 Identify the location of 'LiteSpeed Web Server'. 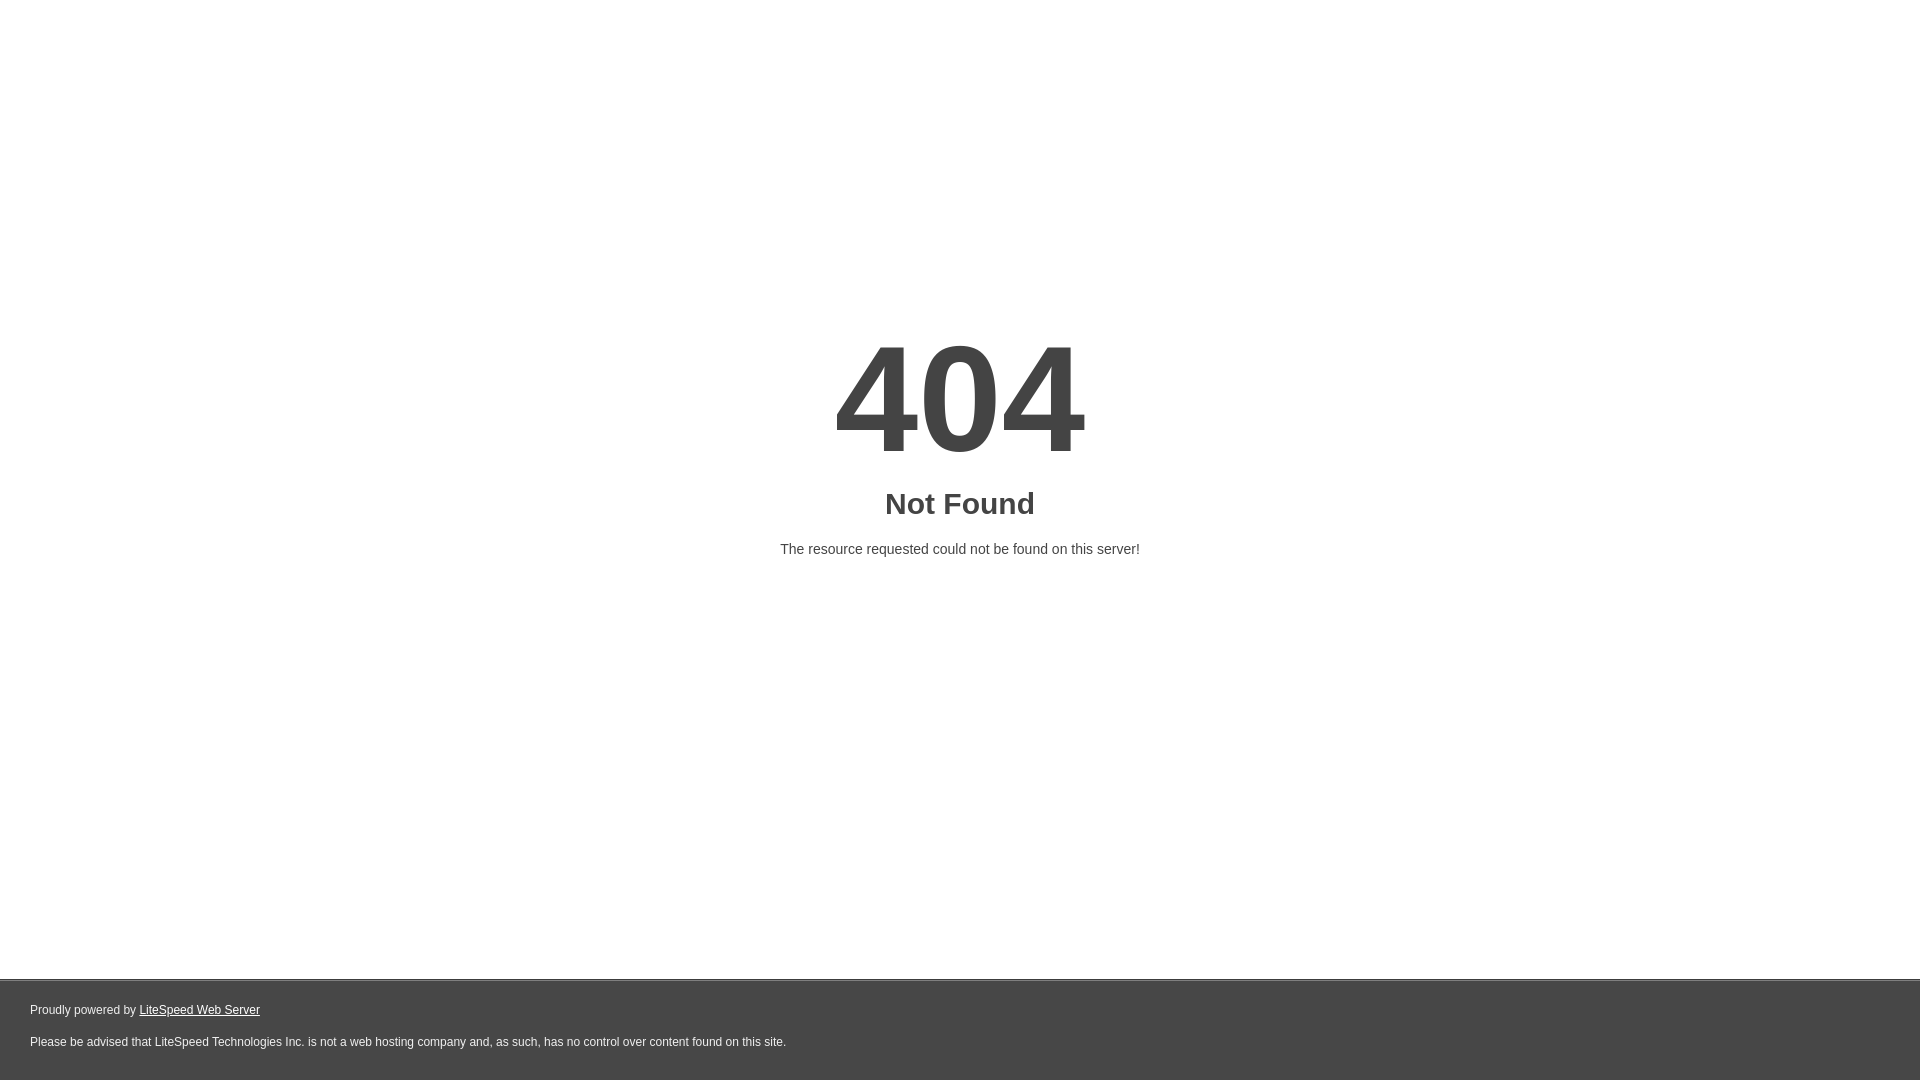
(199, 1010).